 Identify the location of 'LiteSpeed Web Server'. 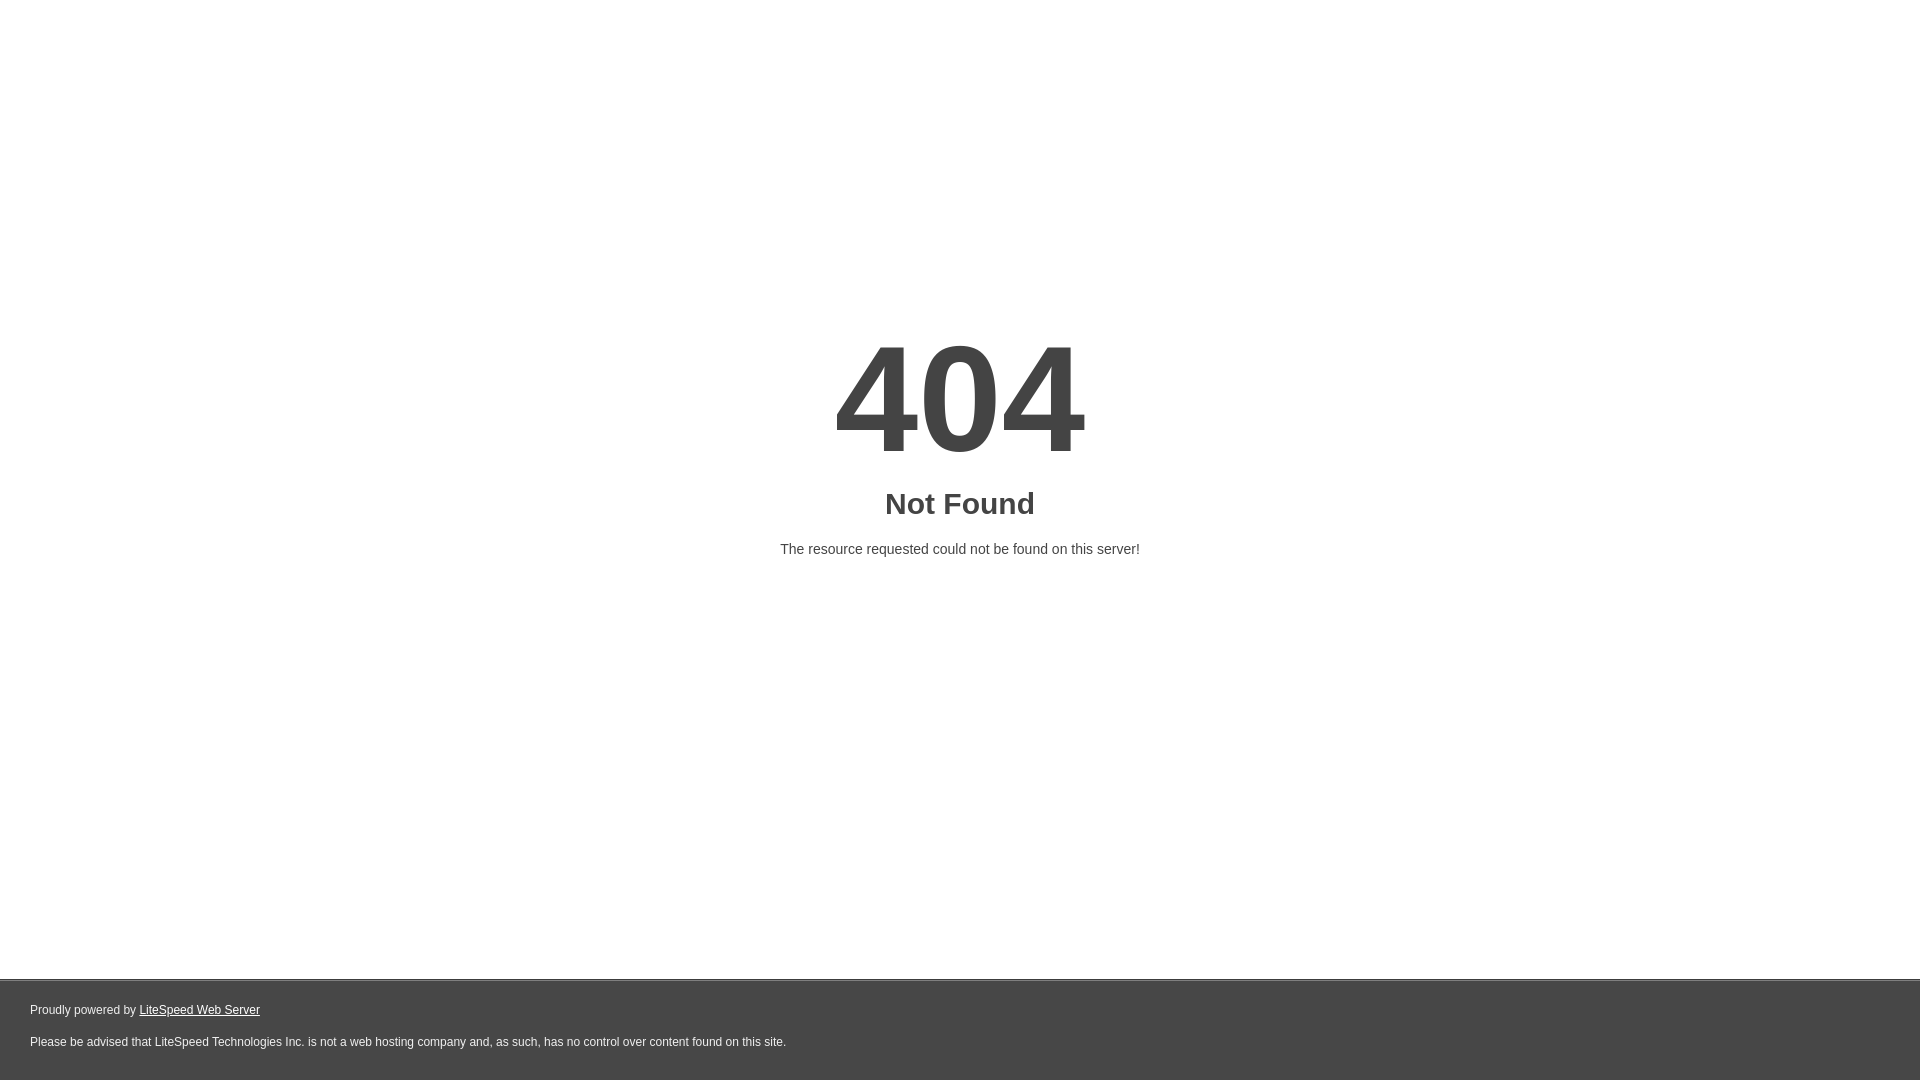
(199, 1010).